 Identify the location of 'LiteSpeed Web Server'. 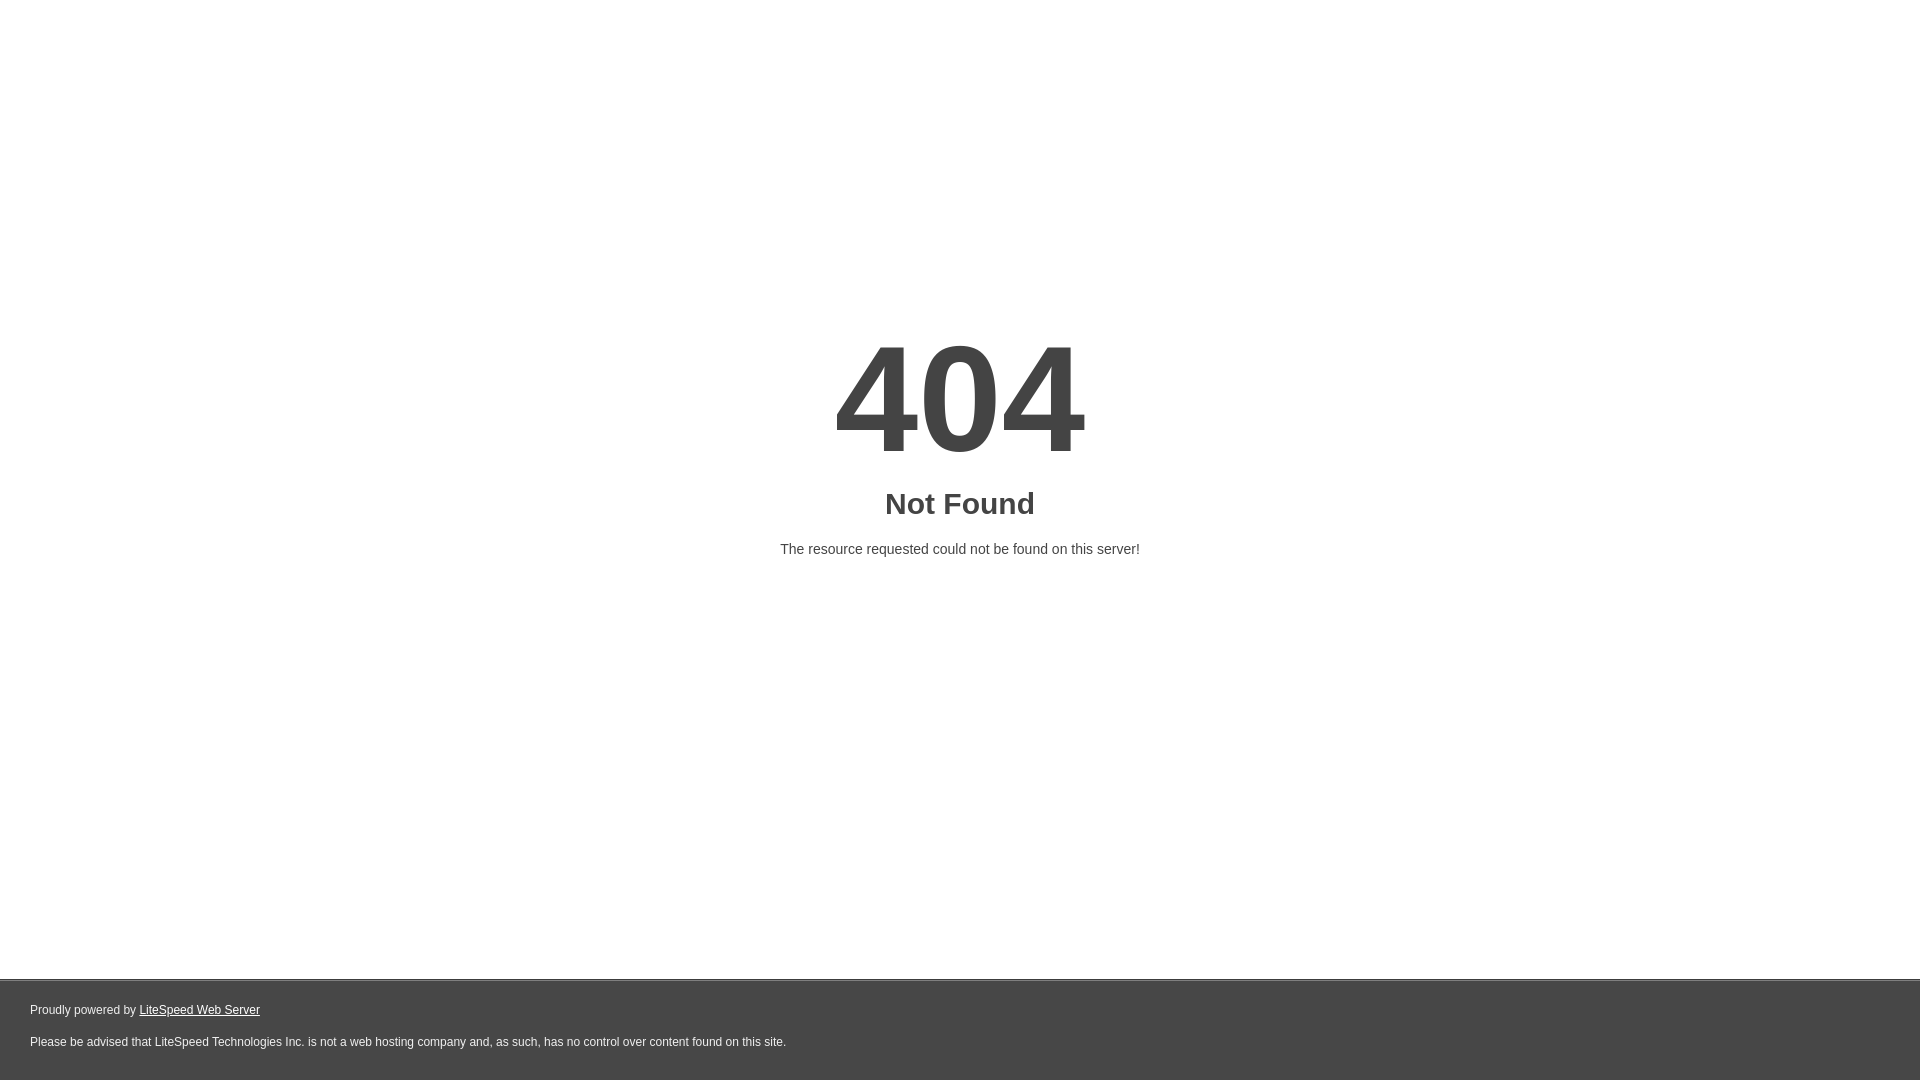
(199, 1010).